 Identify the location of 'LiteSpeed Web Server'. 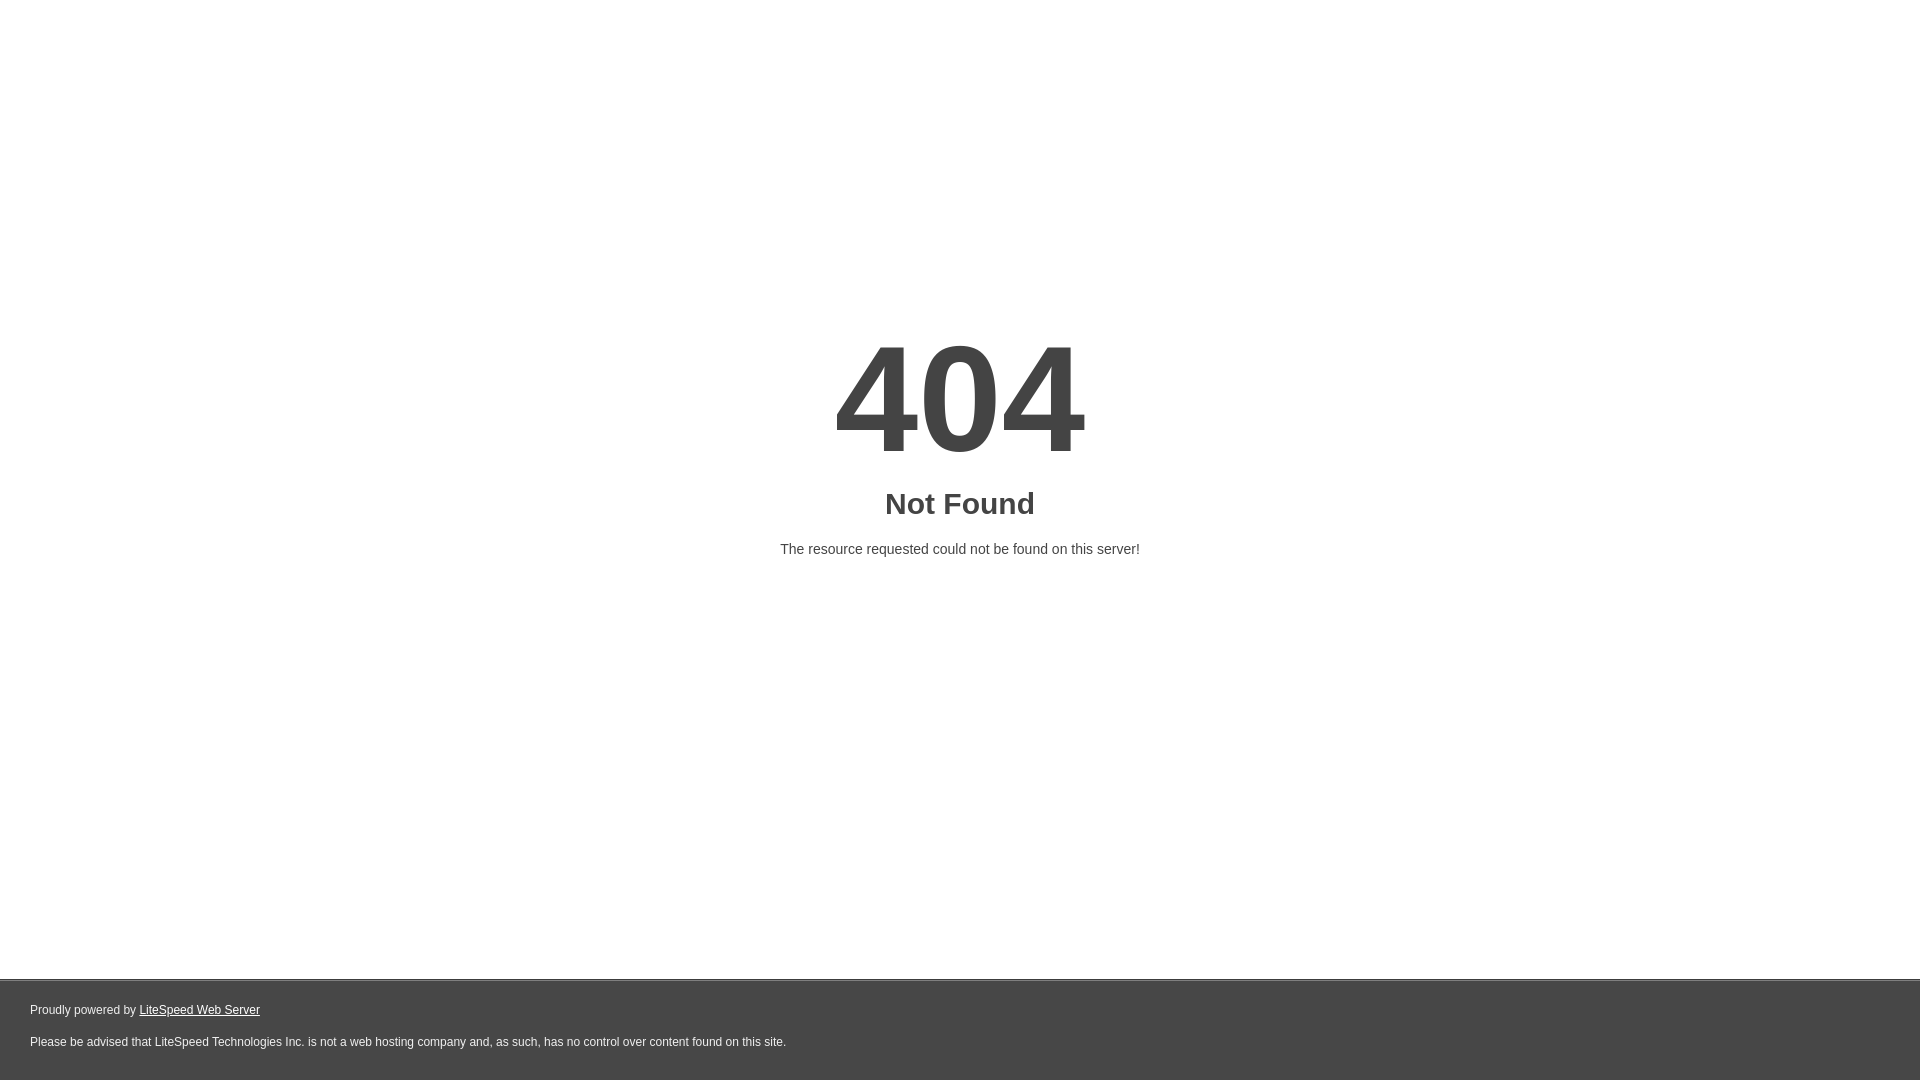
(199, 1010).